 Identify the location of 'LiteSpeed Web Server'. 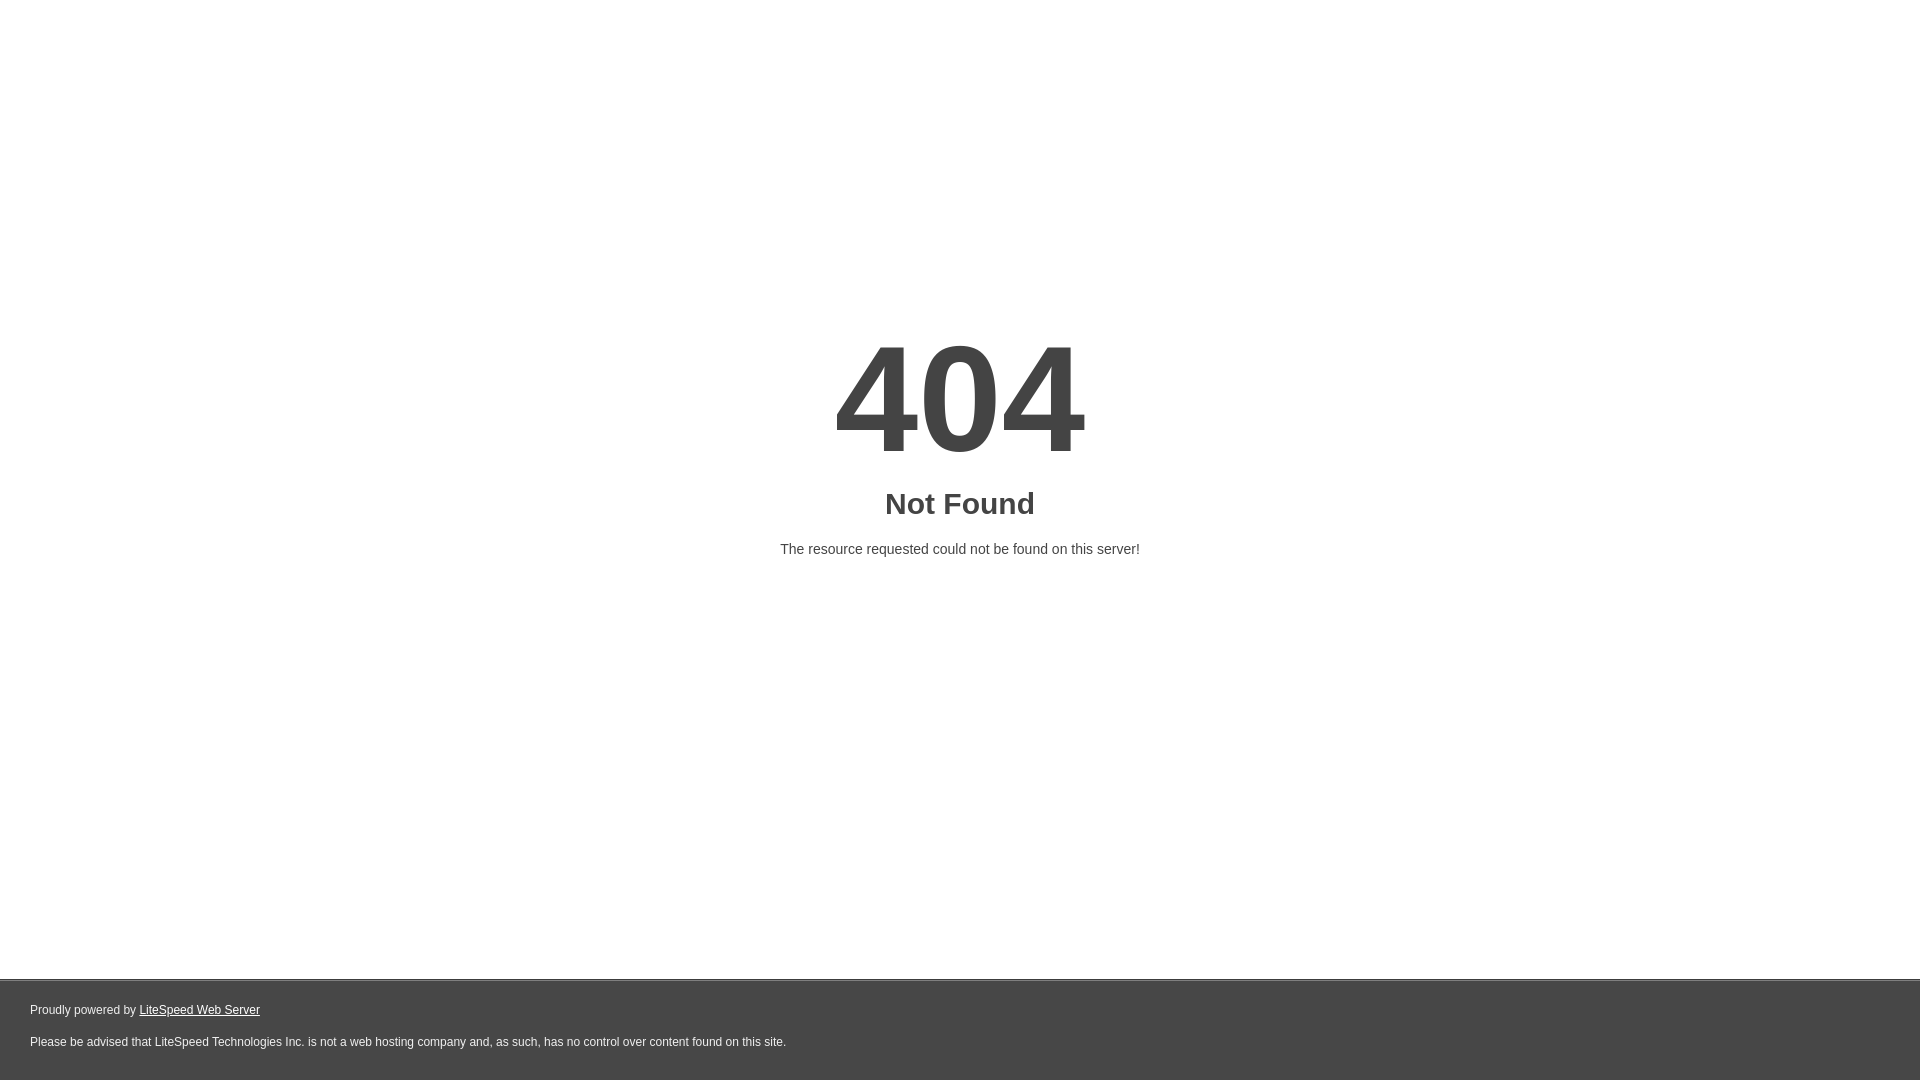
(199, 1010).